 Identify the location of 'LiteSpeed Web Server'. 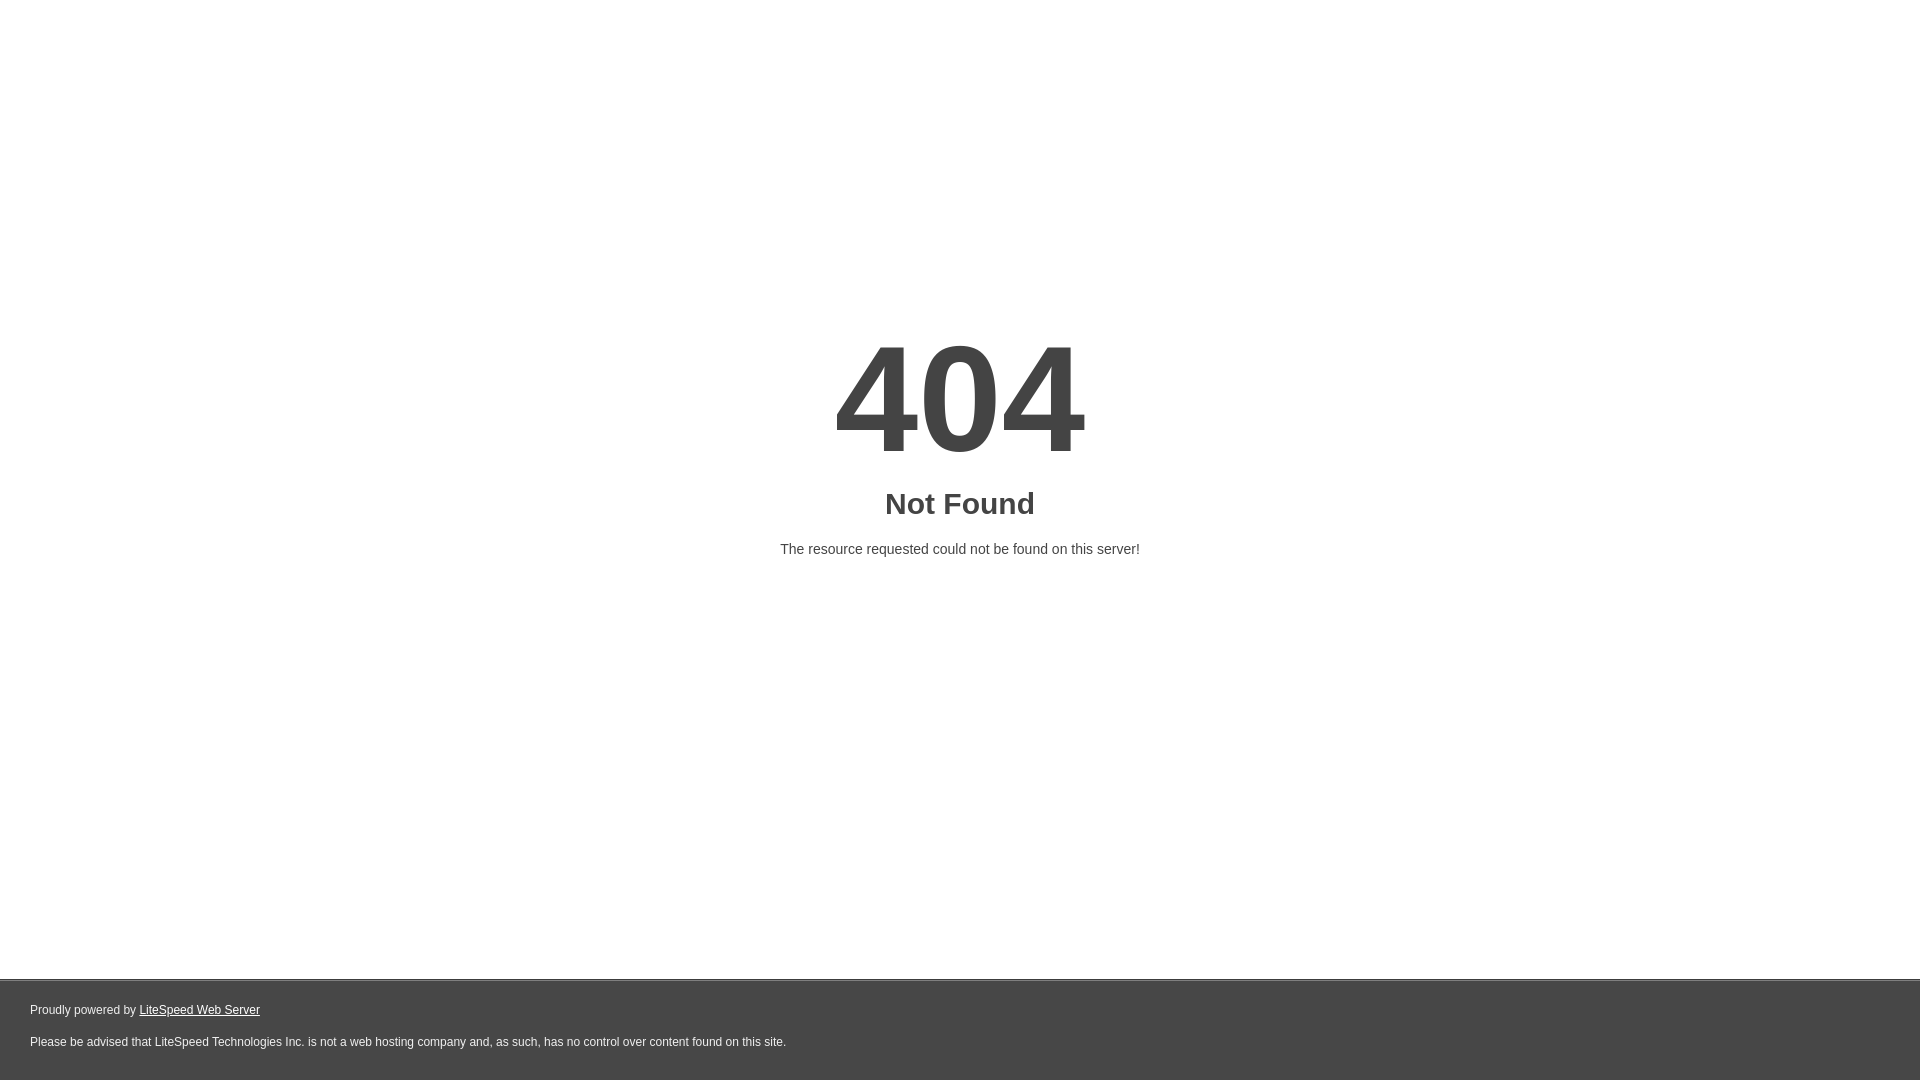
(199, 1010).